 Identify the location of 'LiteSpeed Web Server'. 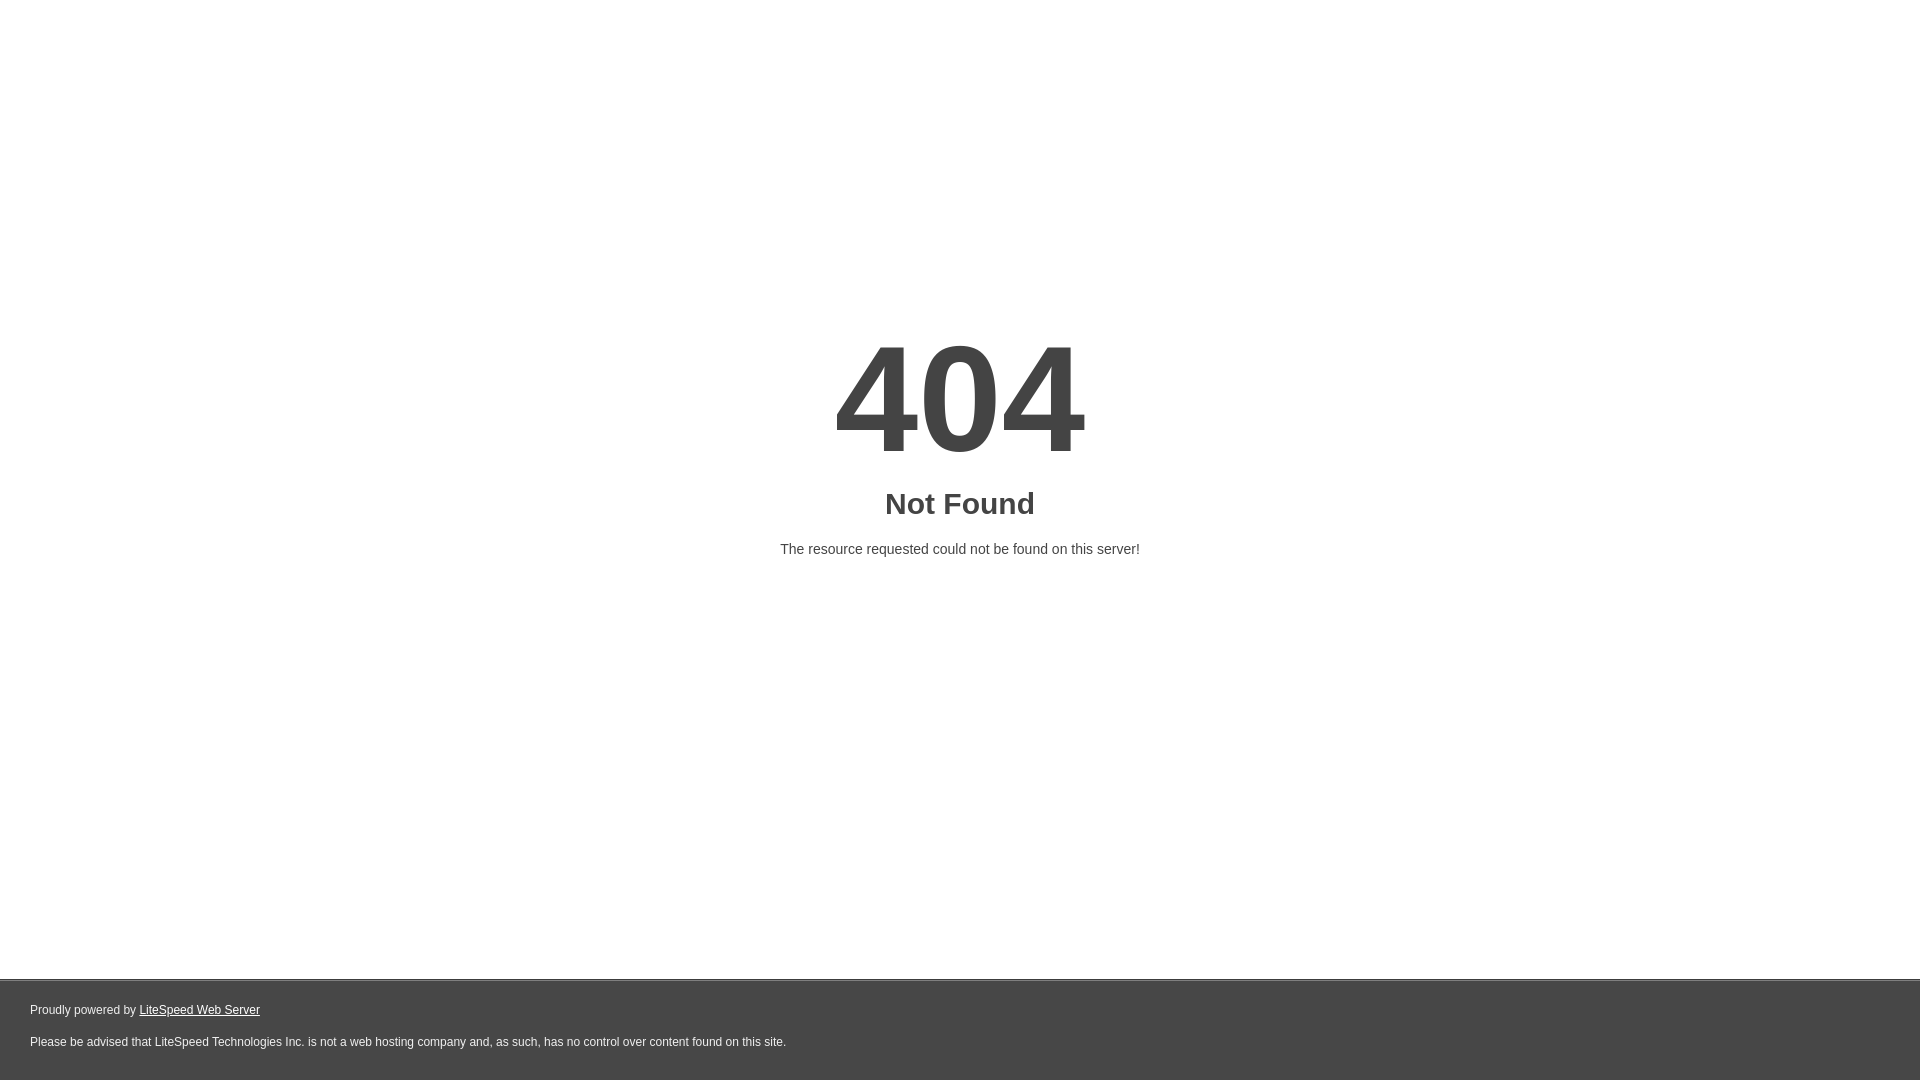
(199, 1010).